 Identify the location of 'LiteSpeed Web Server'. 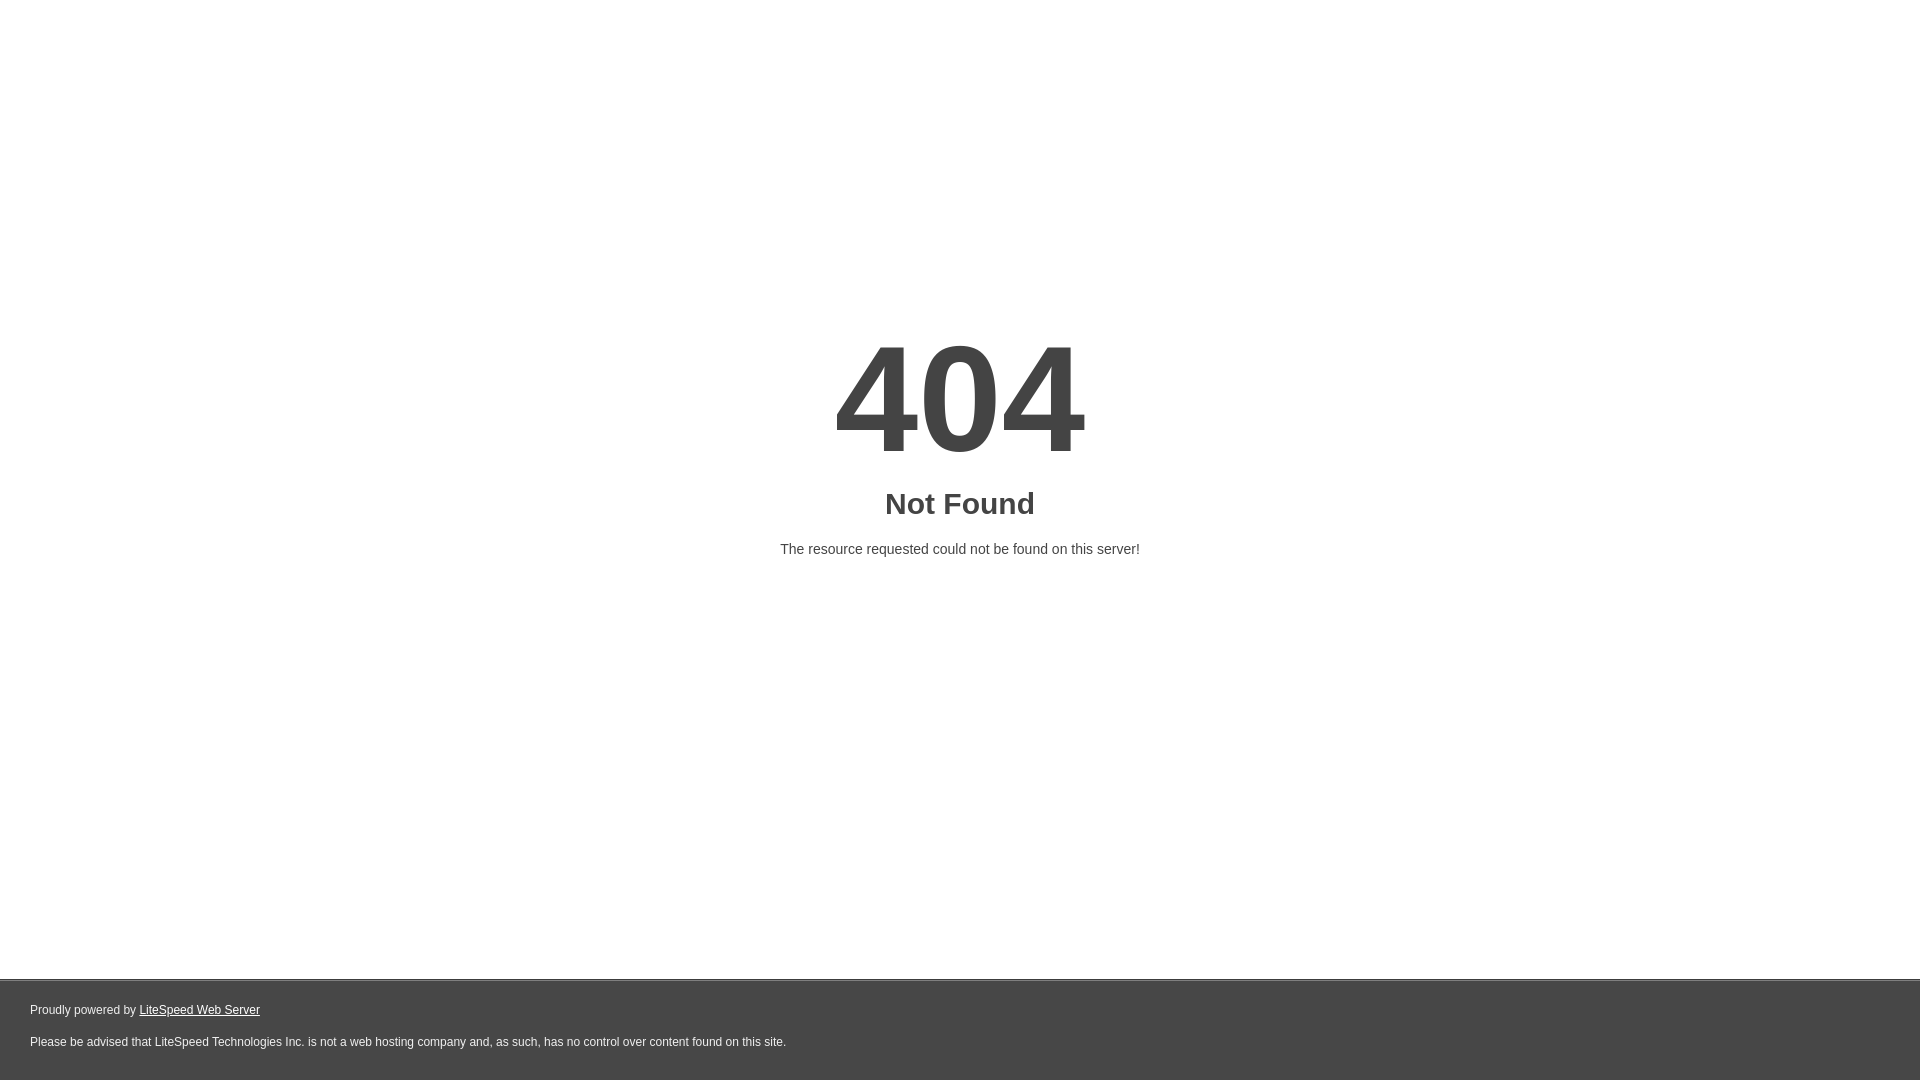
(199, 1010).